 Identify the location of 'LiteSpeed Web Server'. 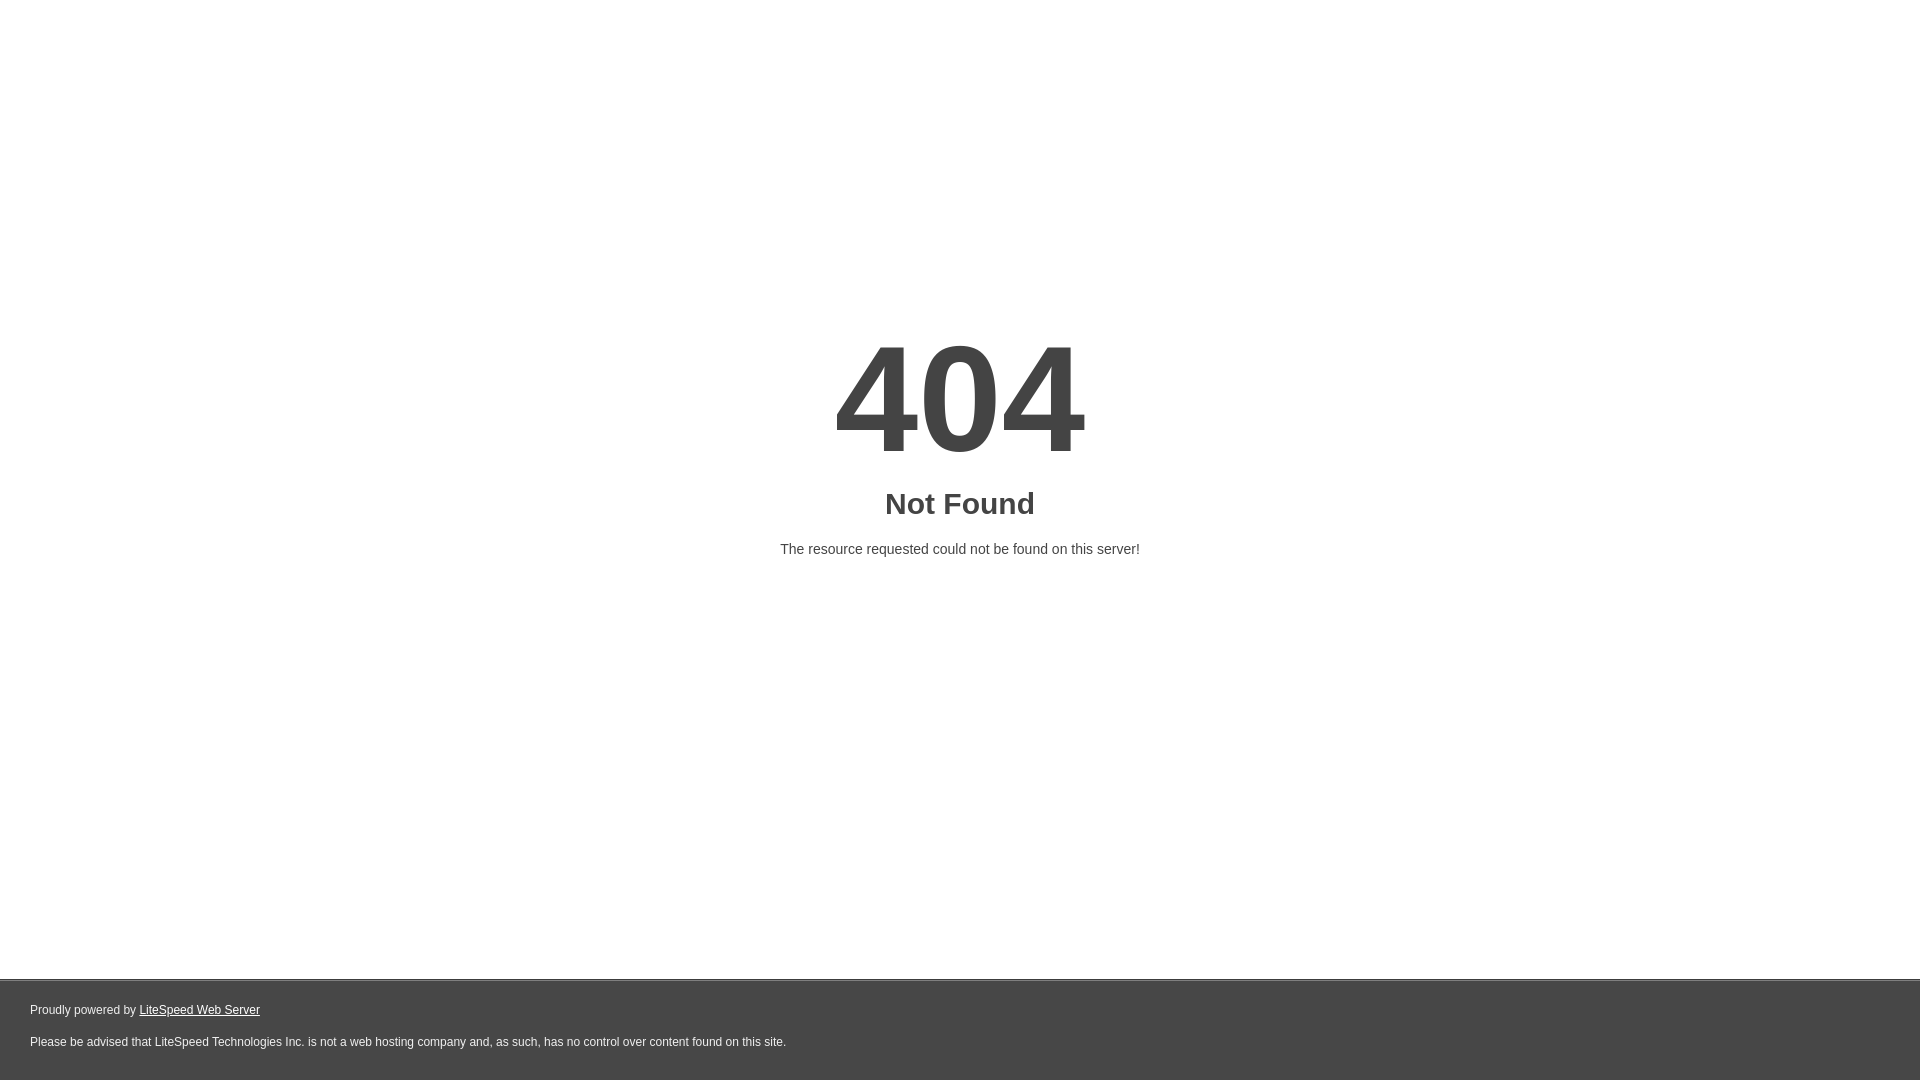
(199, 1010).